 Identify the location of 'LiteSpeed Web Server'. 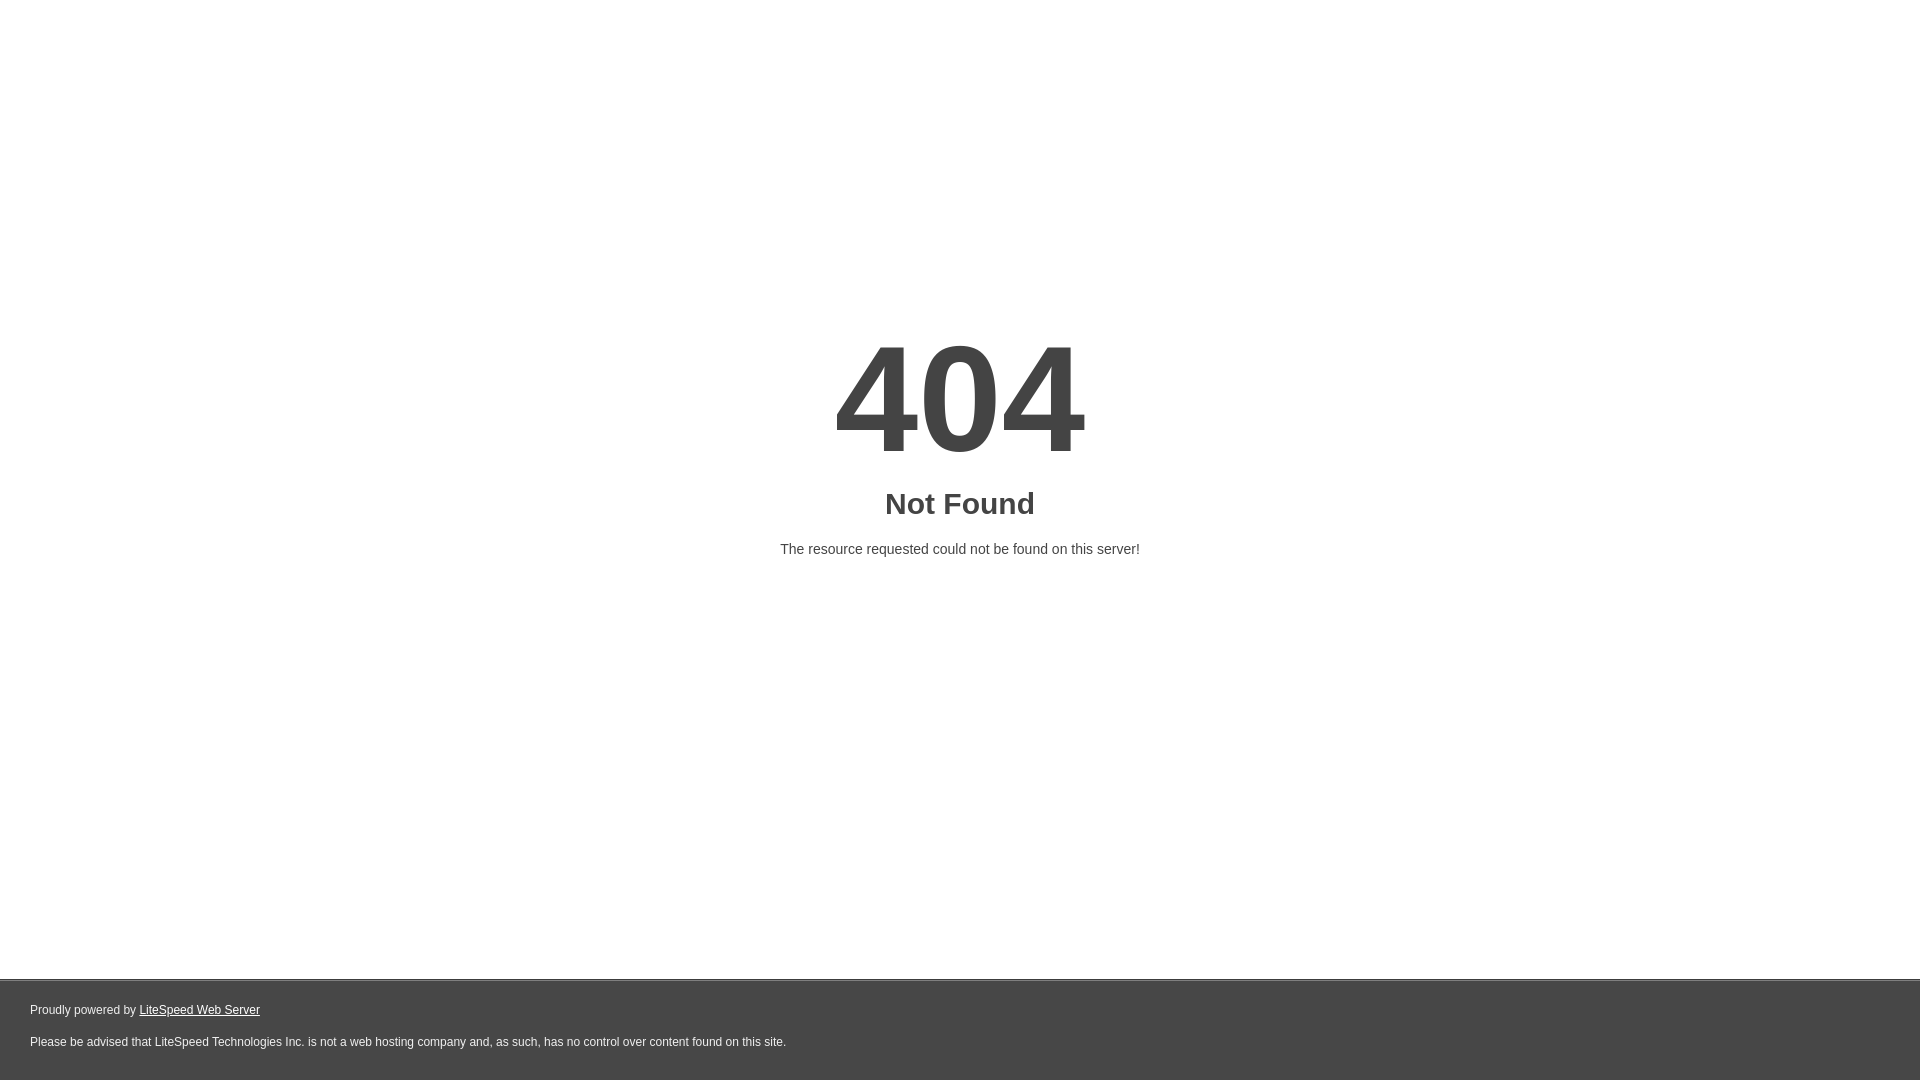
(199, 1010).